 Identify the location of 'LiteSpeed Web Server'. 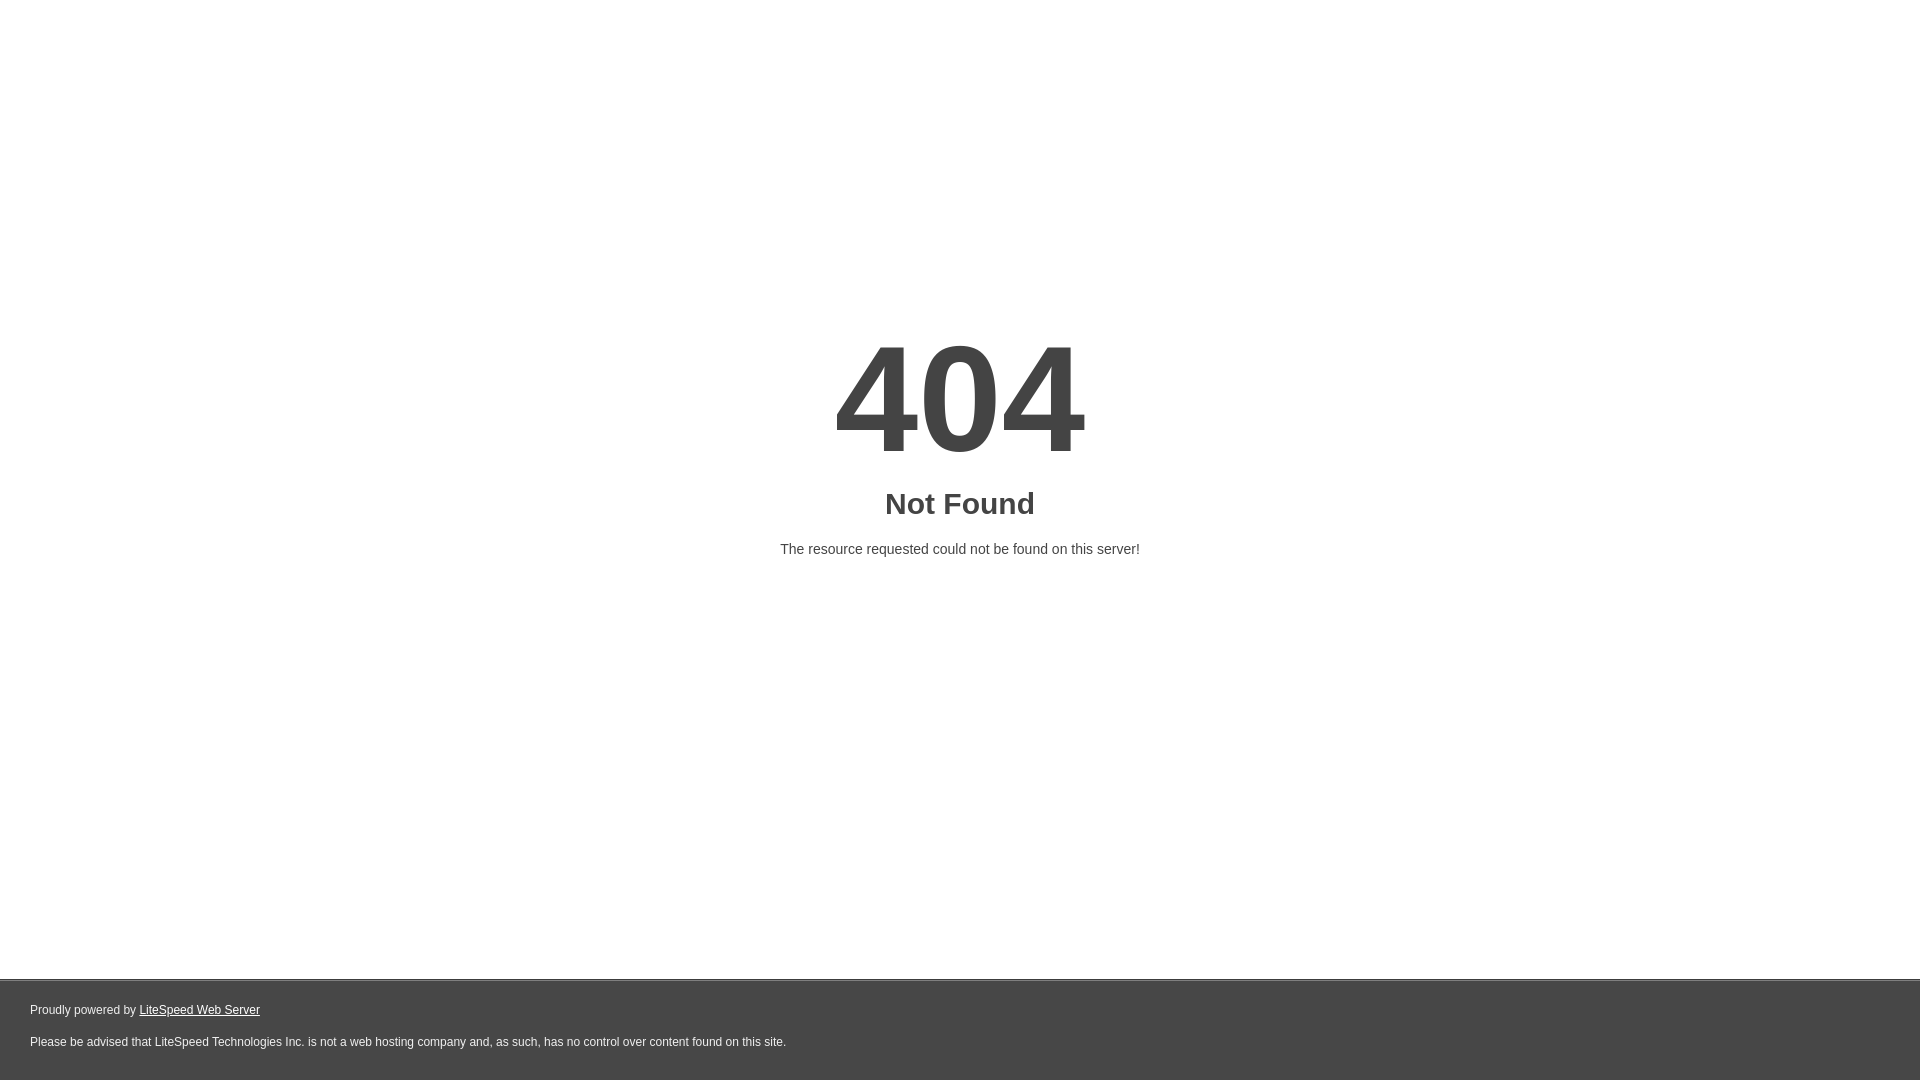
(199, 1010).